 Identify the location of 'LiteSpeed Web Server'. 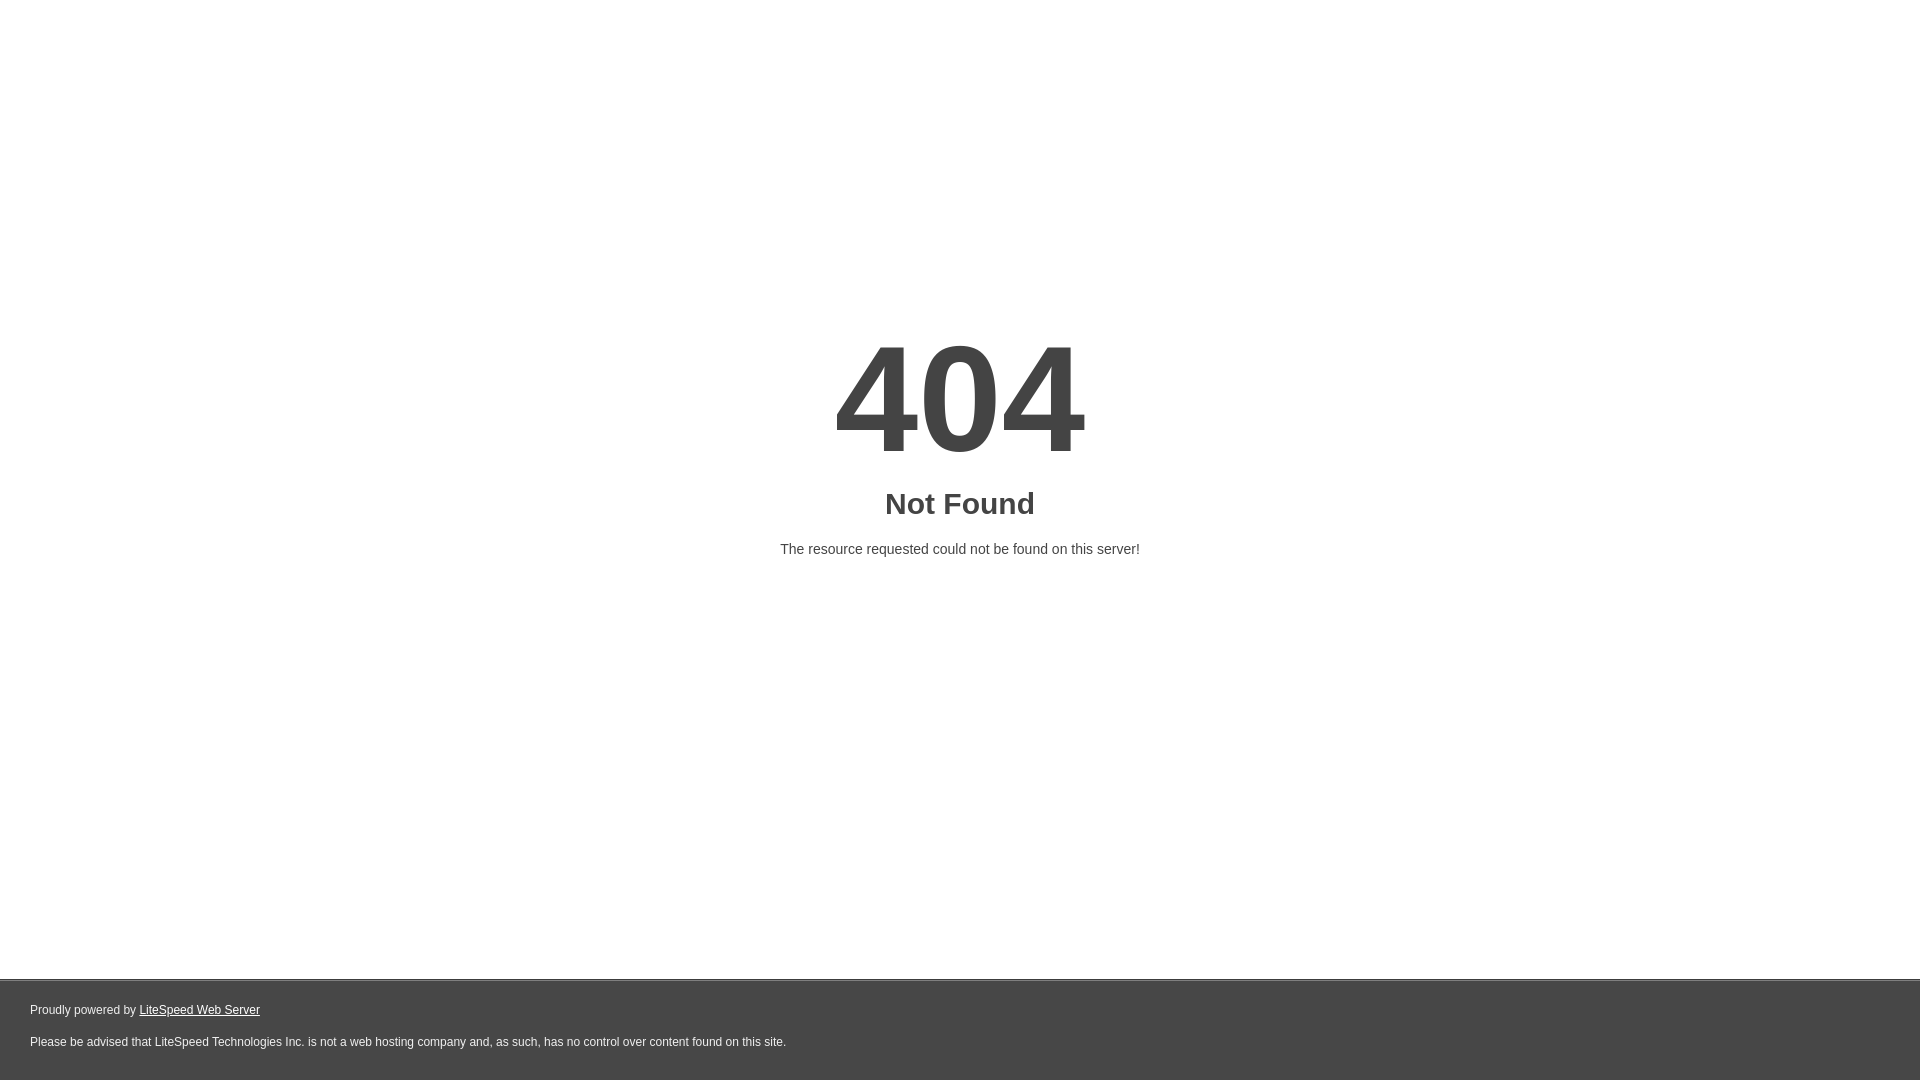
(199, 1010).